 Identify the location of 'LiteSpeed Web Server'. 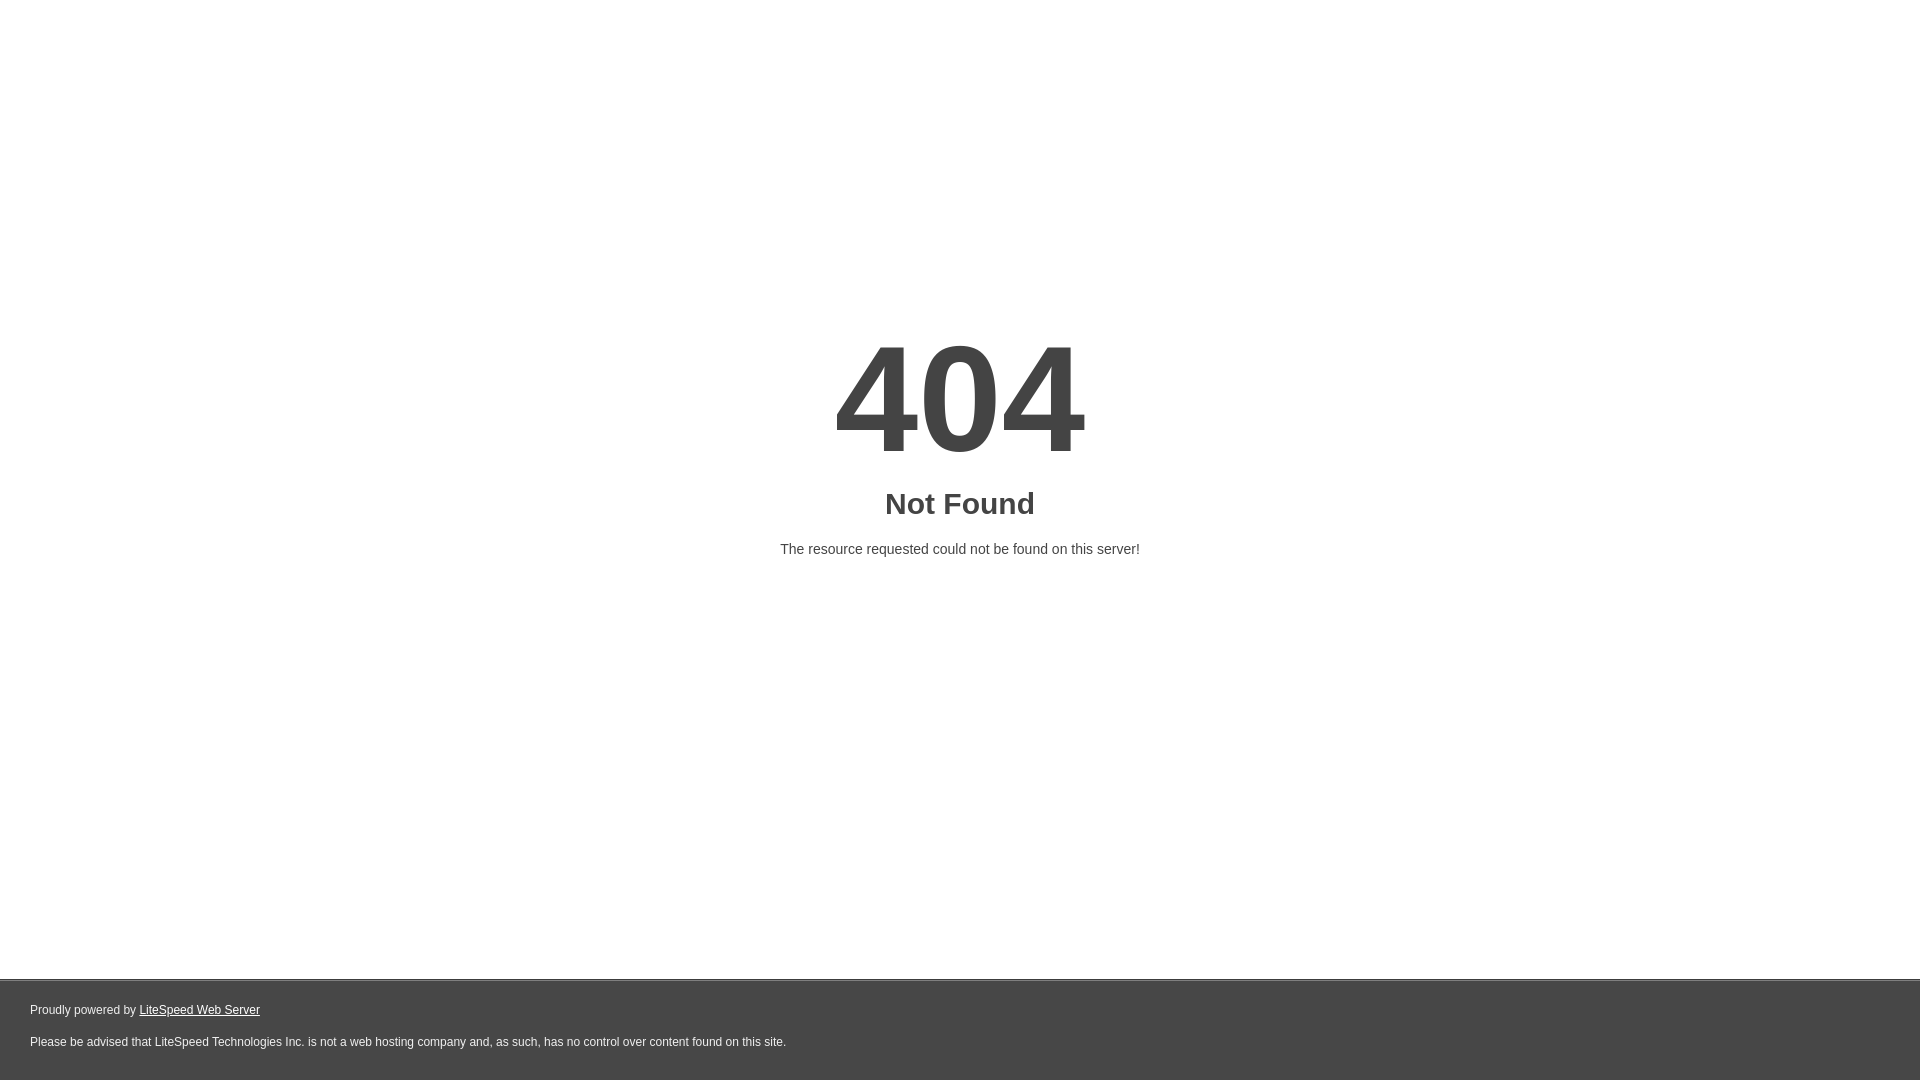
(199, 1010).